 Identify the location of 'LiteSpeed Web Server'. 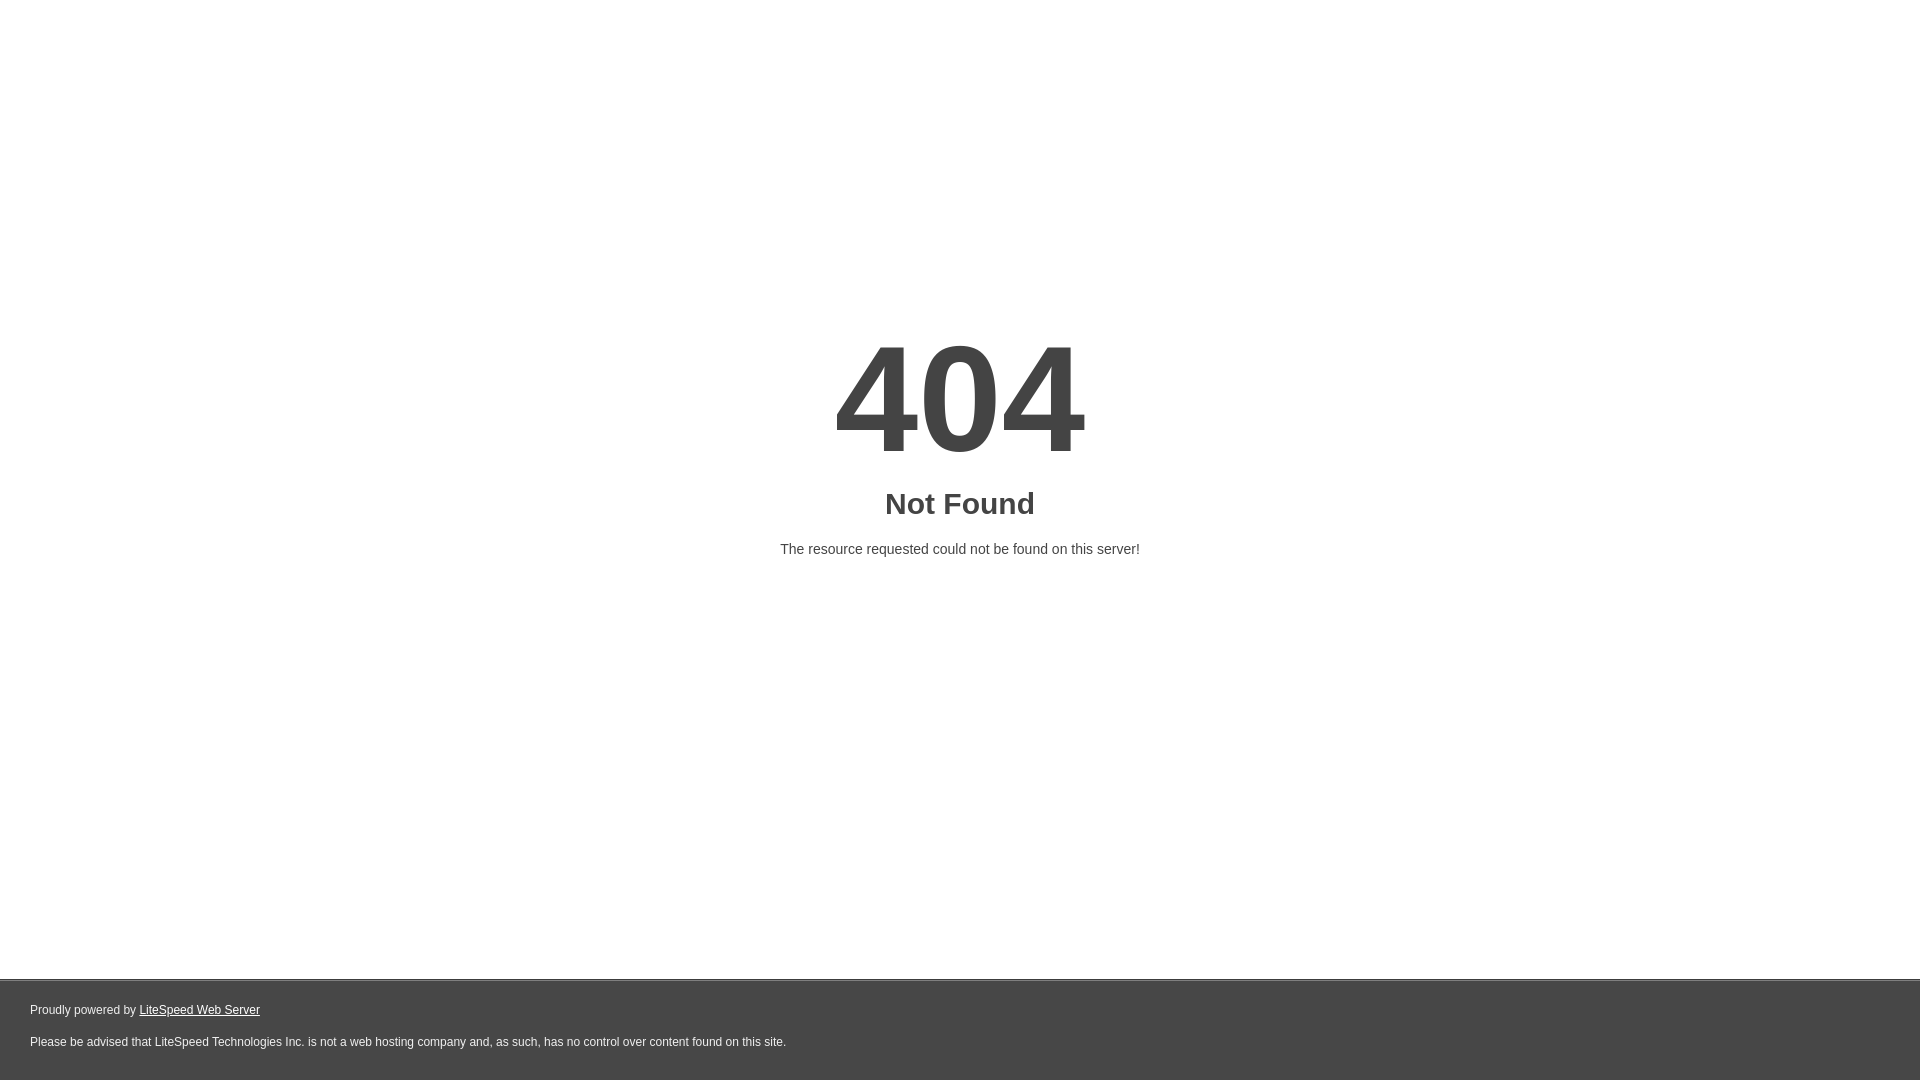
(199, 1010).